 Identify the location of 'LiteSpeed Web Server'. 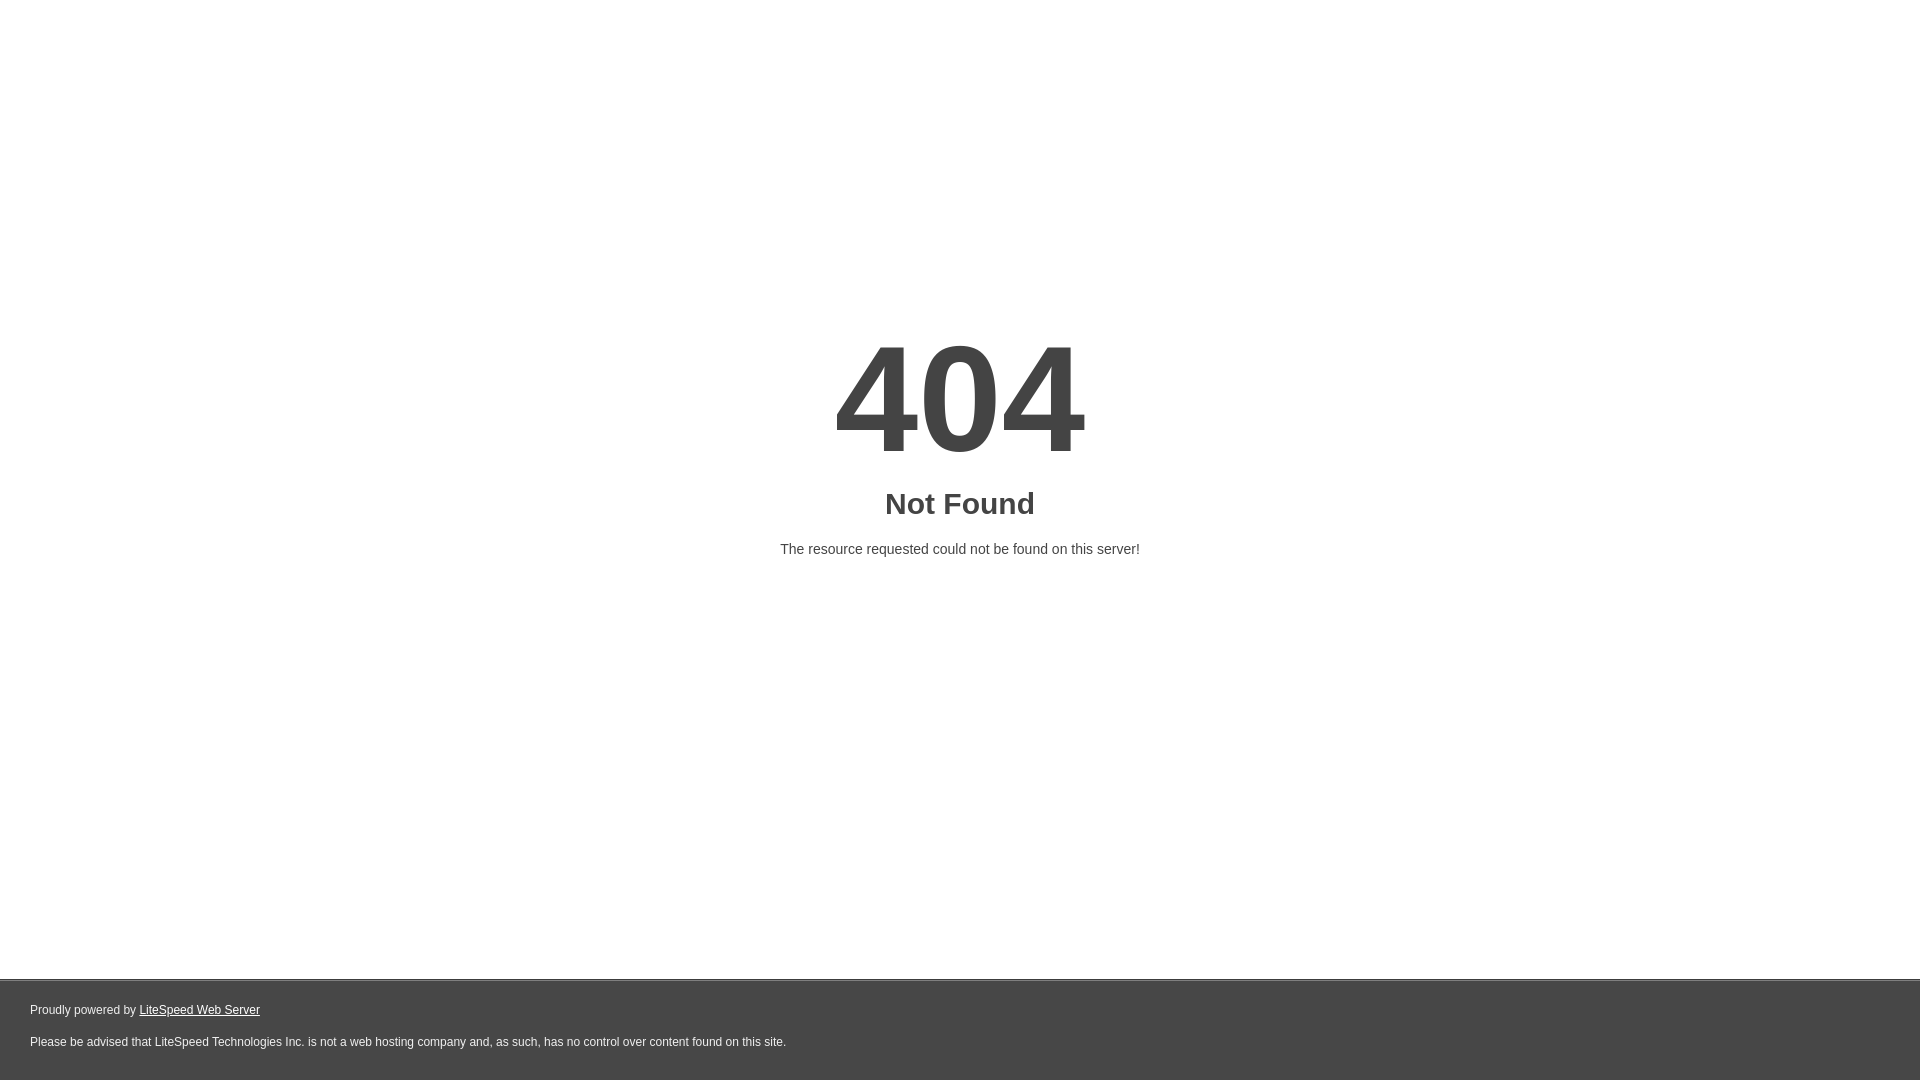
(199, 1010).